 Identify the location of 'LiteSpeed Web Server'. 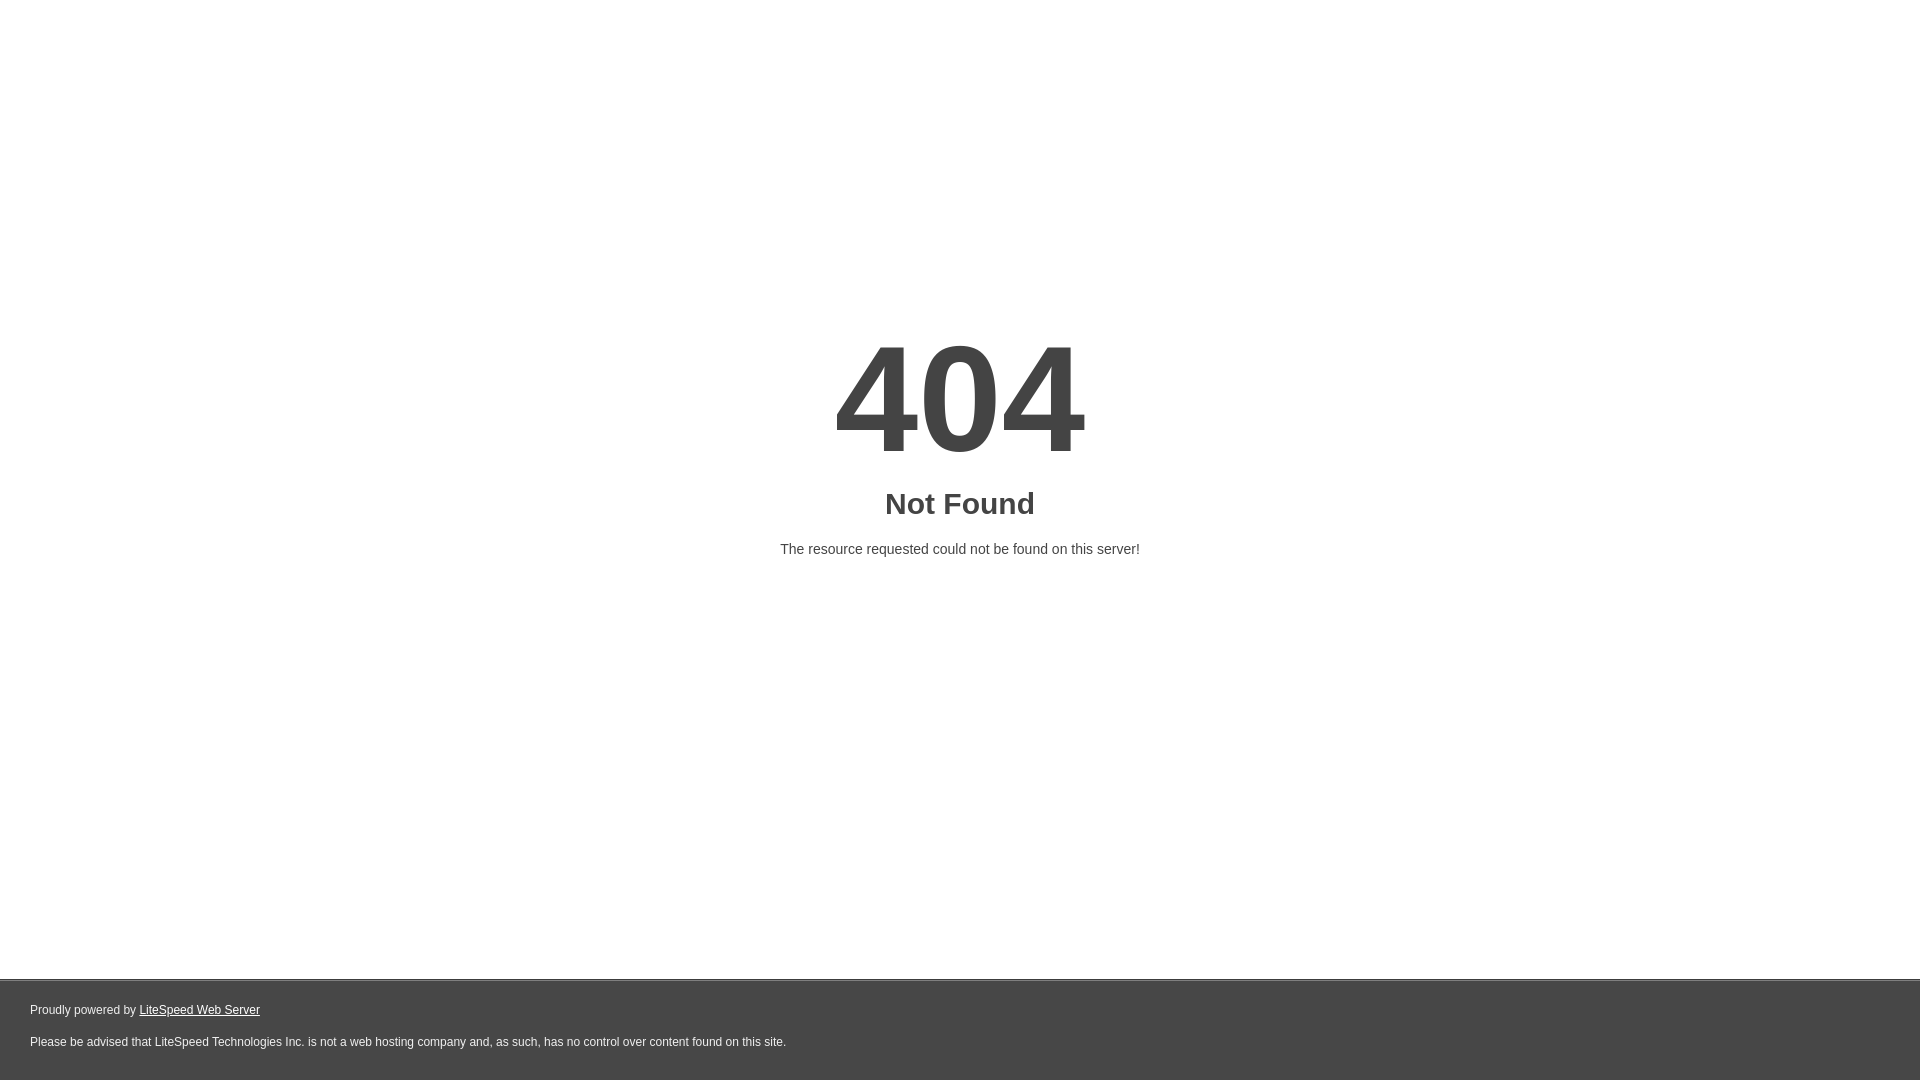
(199, 1010).